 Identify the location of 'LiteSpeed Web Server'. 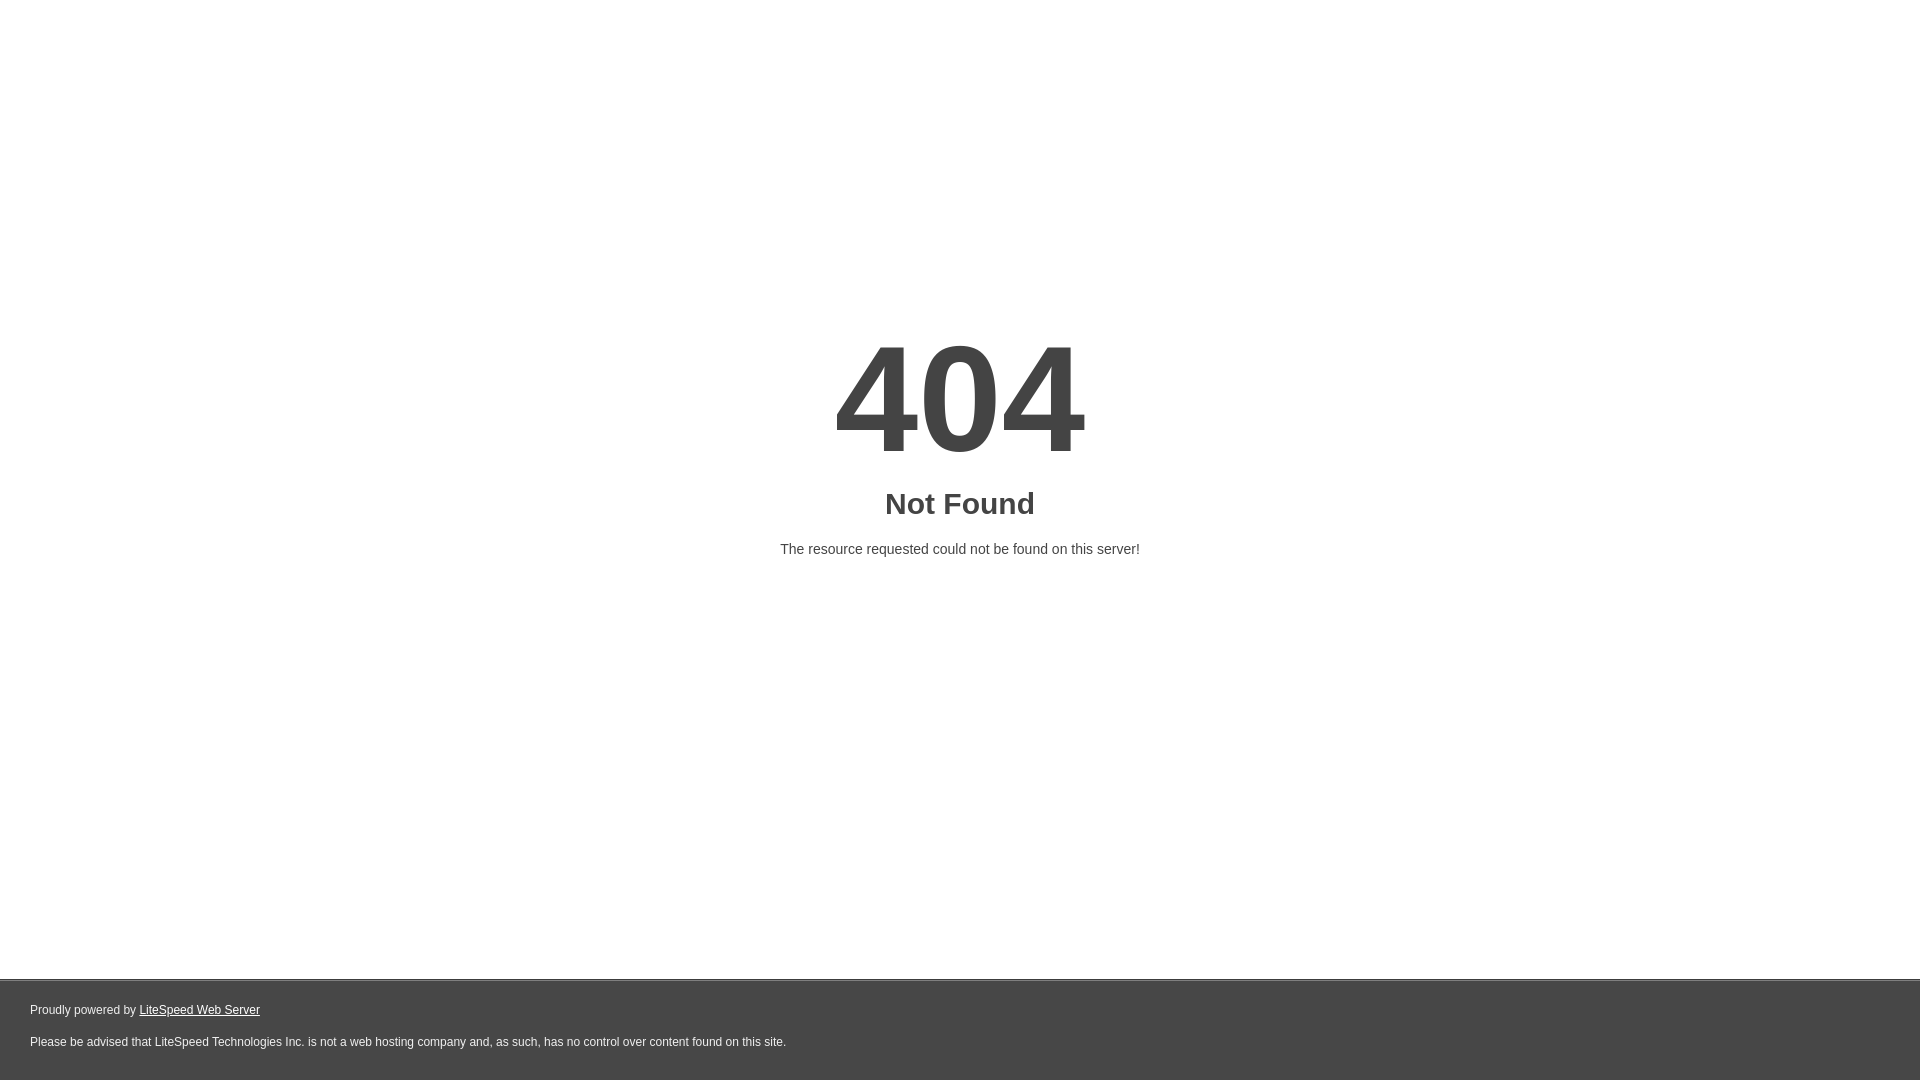
(199, 1010).